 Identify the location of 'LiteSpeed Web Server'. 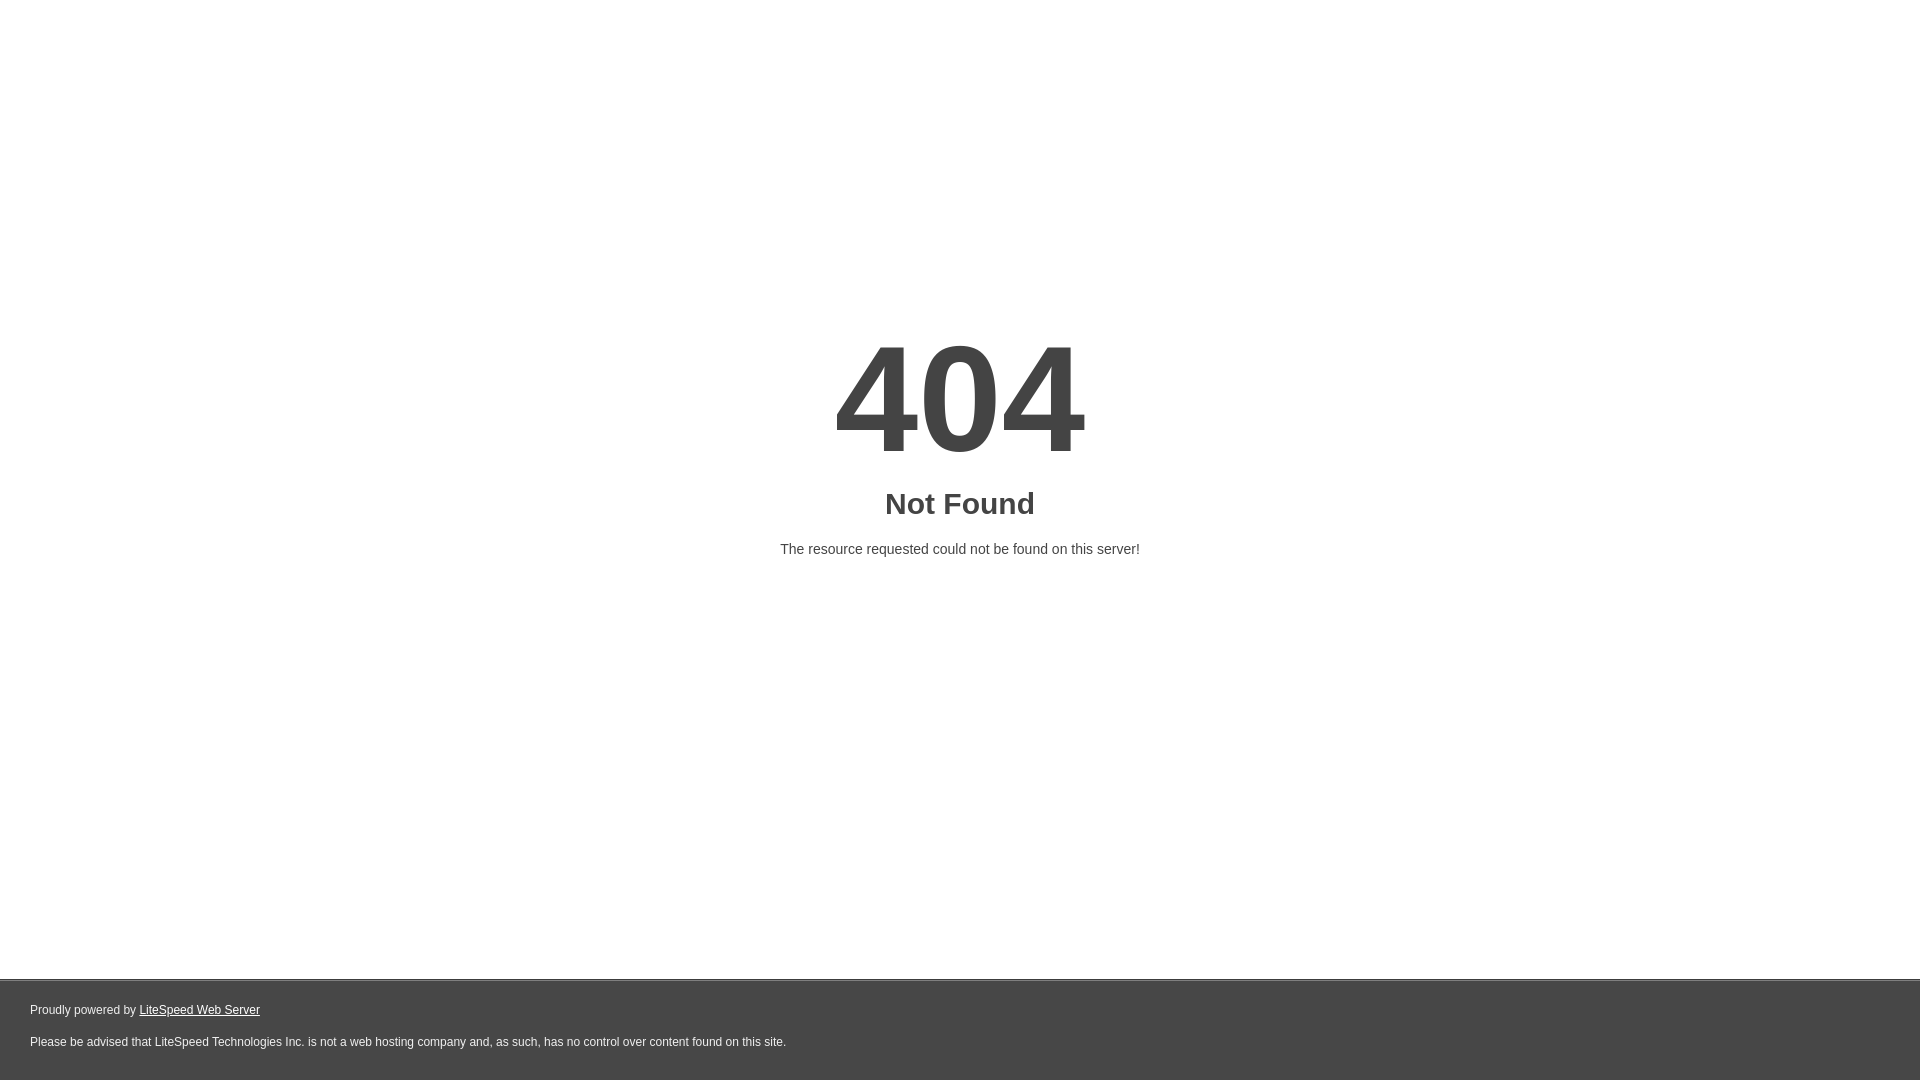
(199, 1010).